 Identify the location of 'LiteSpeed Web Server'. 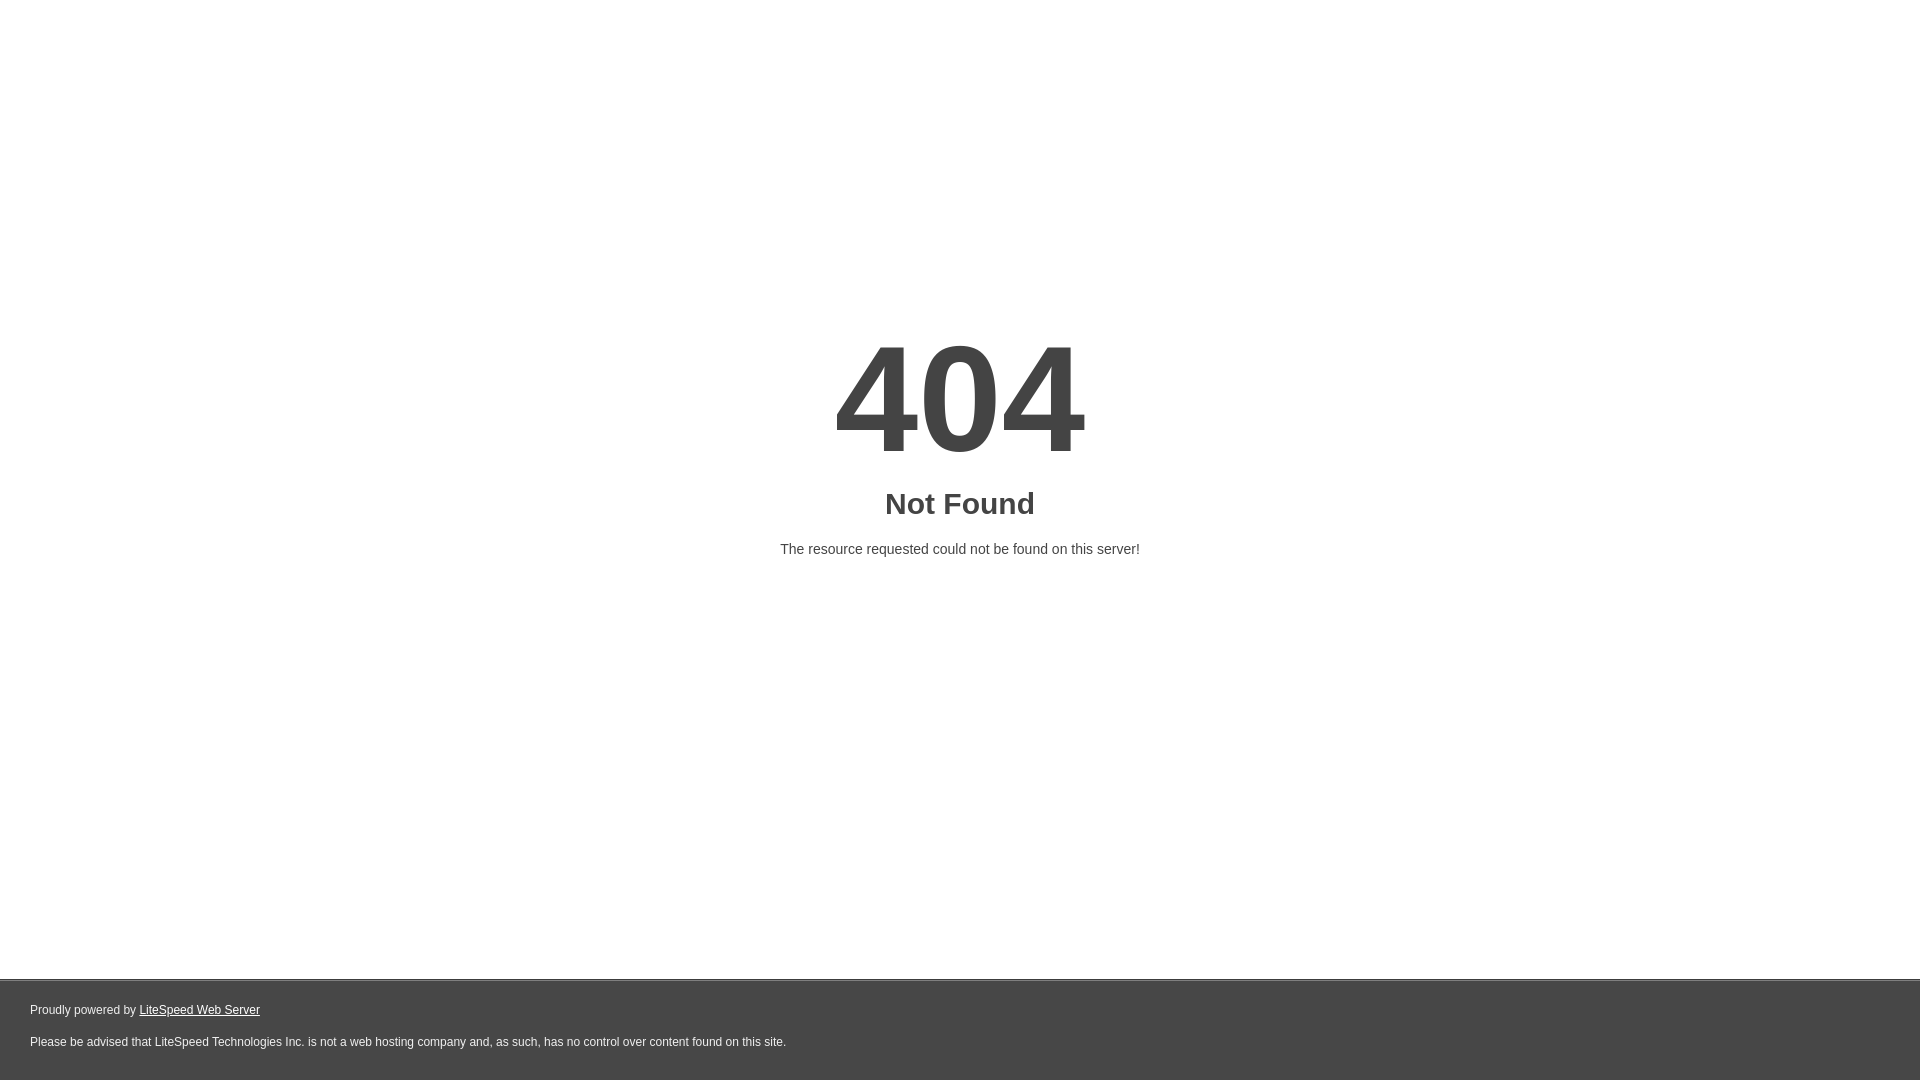
(199, 1010).